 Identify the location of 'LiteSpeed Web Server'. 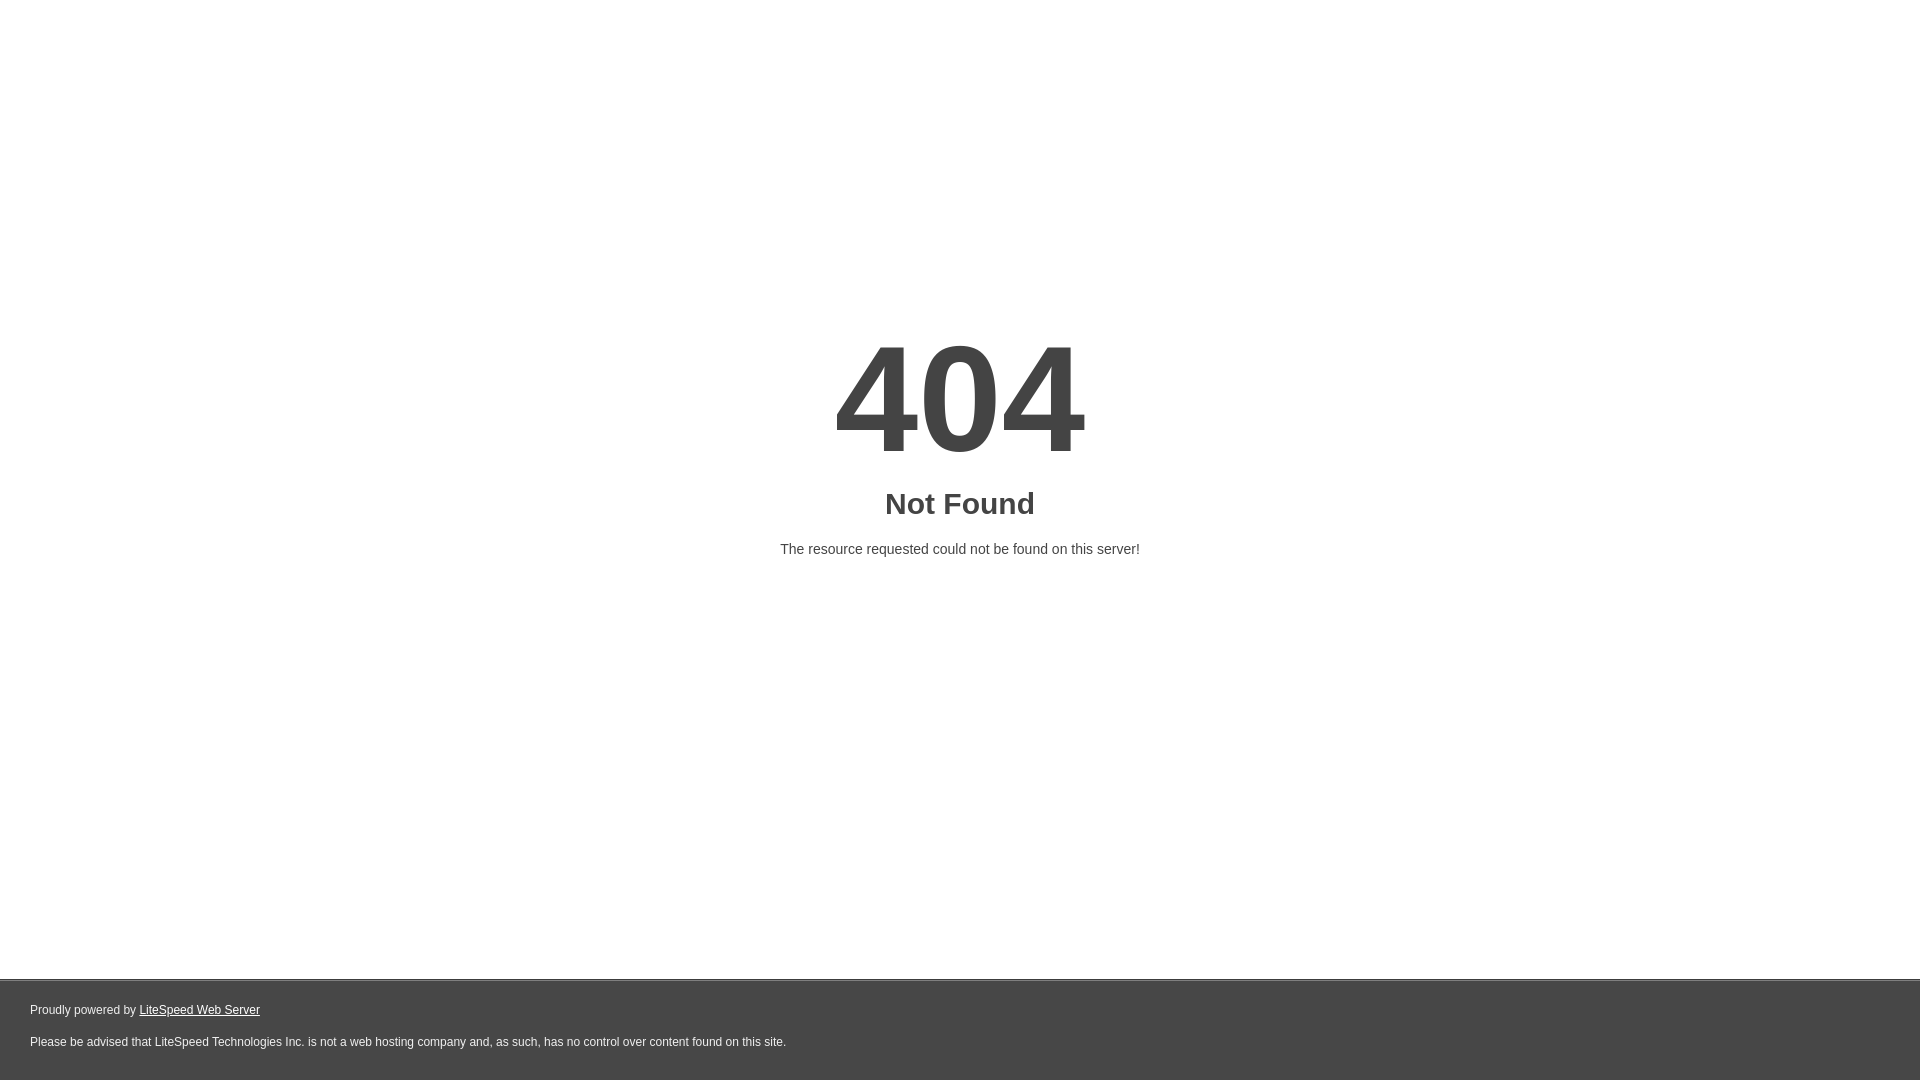
(199, 1010).